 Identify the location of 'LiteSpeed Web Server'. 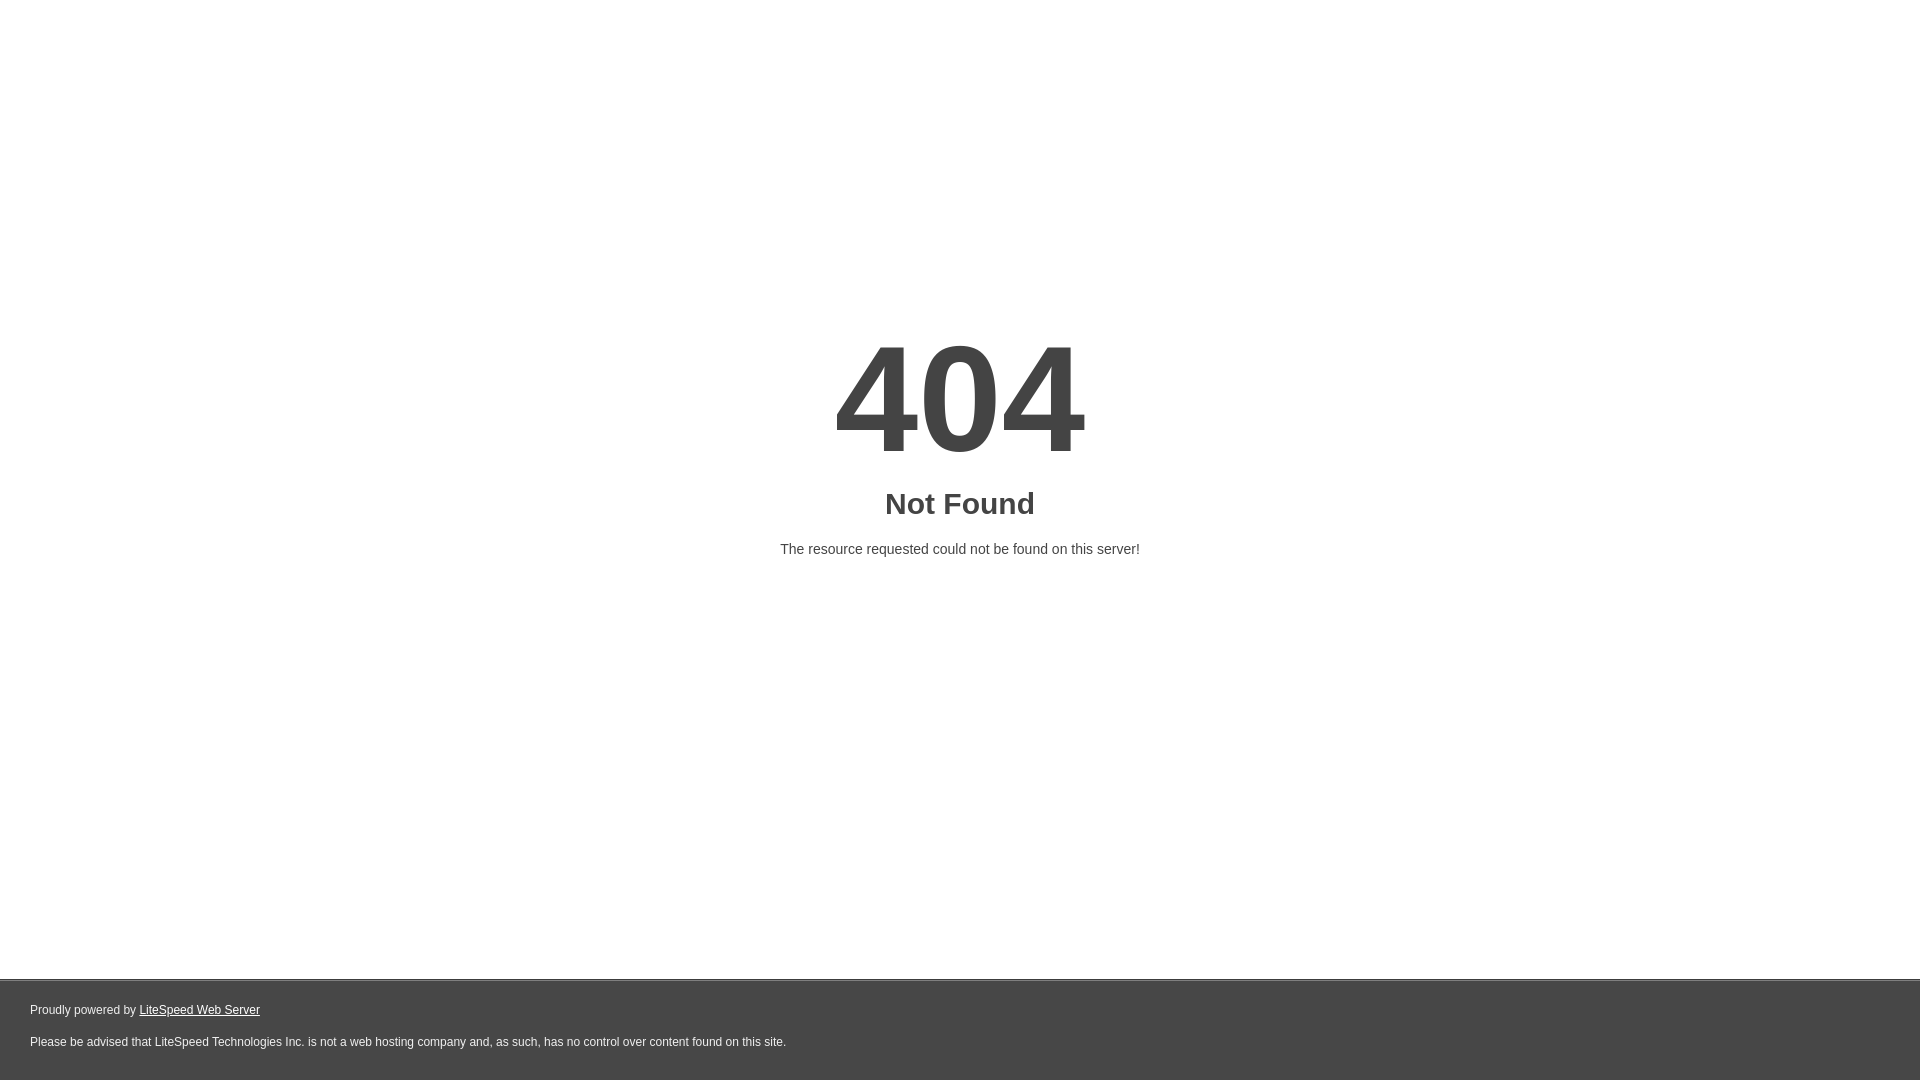
(199, 1010).